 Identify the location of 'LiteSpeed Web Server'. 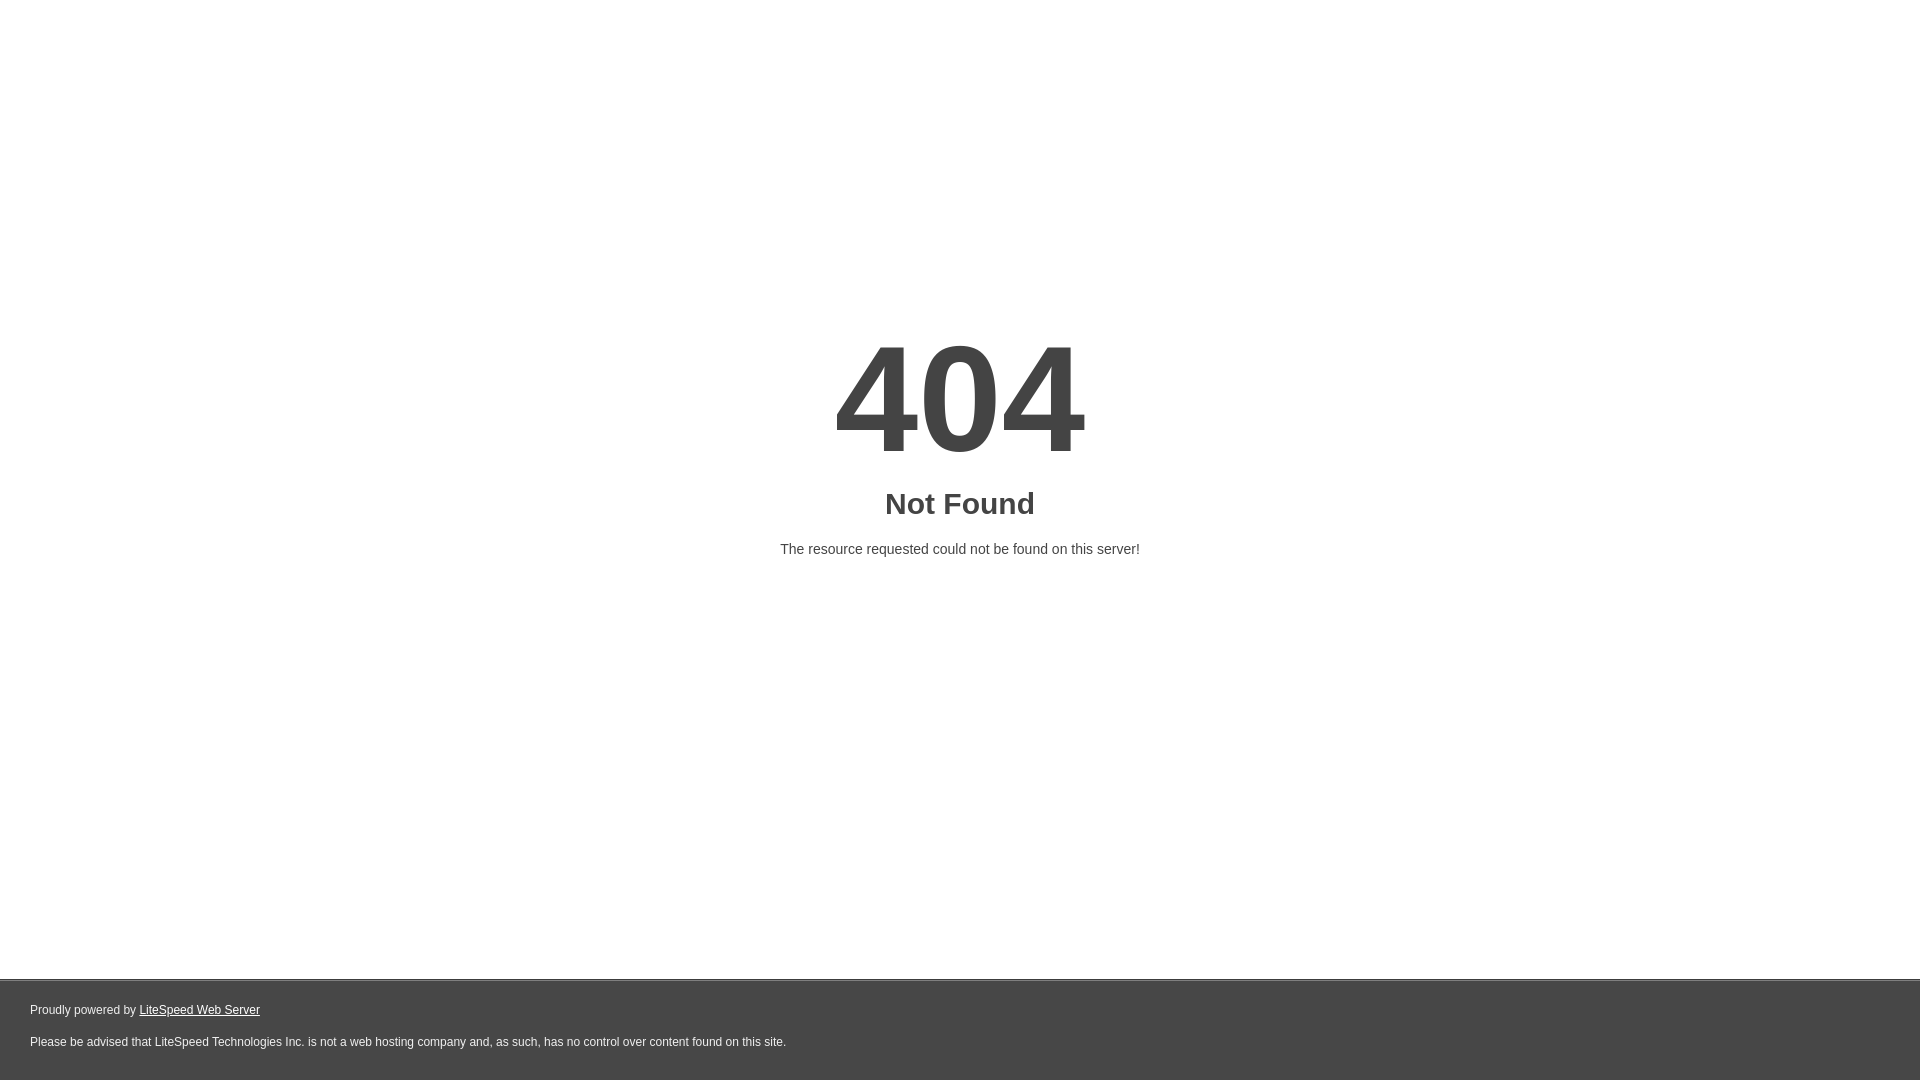
(199, 1010).